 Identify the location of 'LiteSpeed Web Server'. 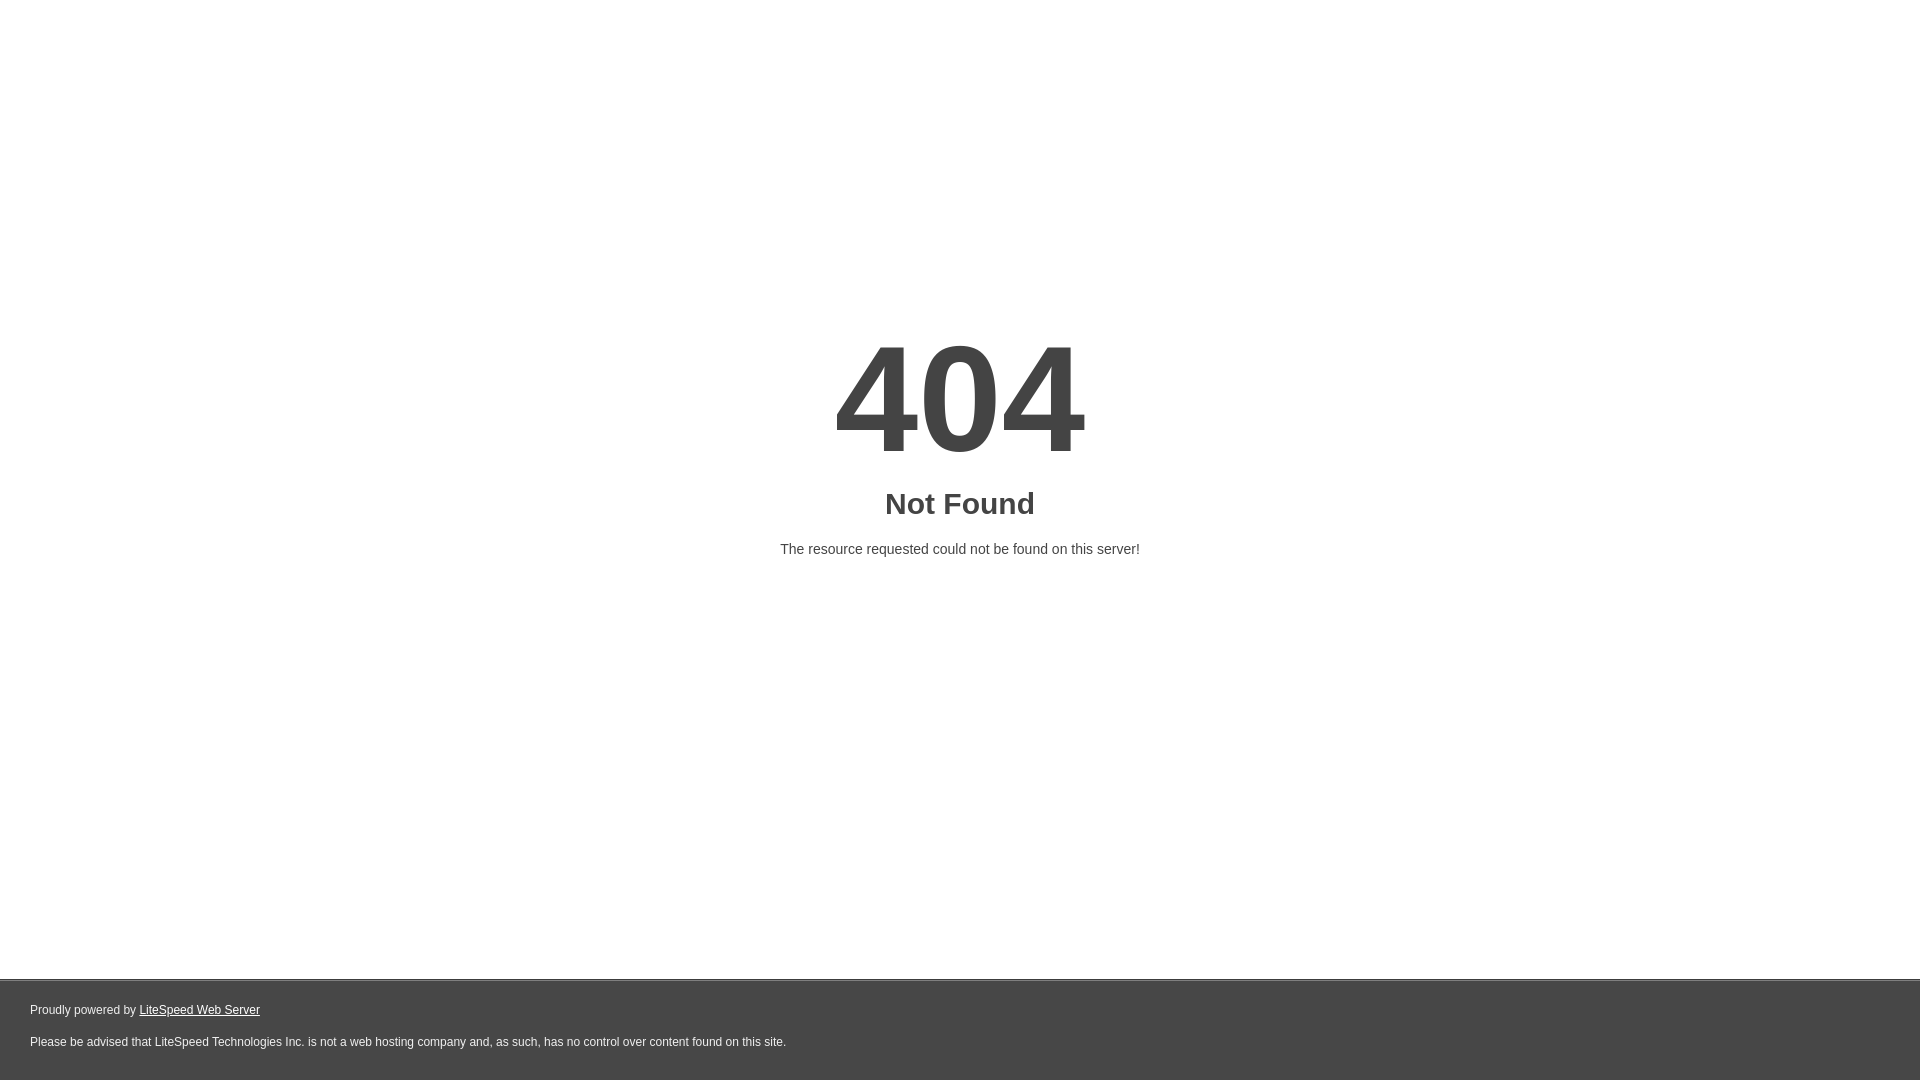
(199, 1010).